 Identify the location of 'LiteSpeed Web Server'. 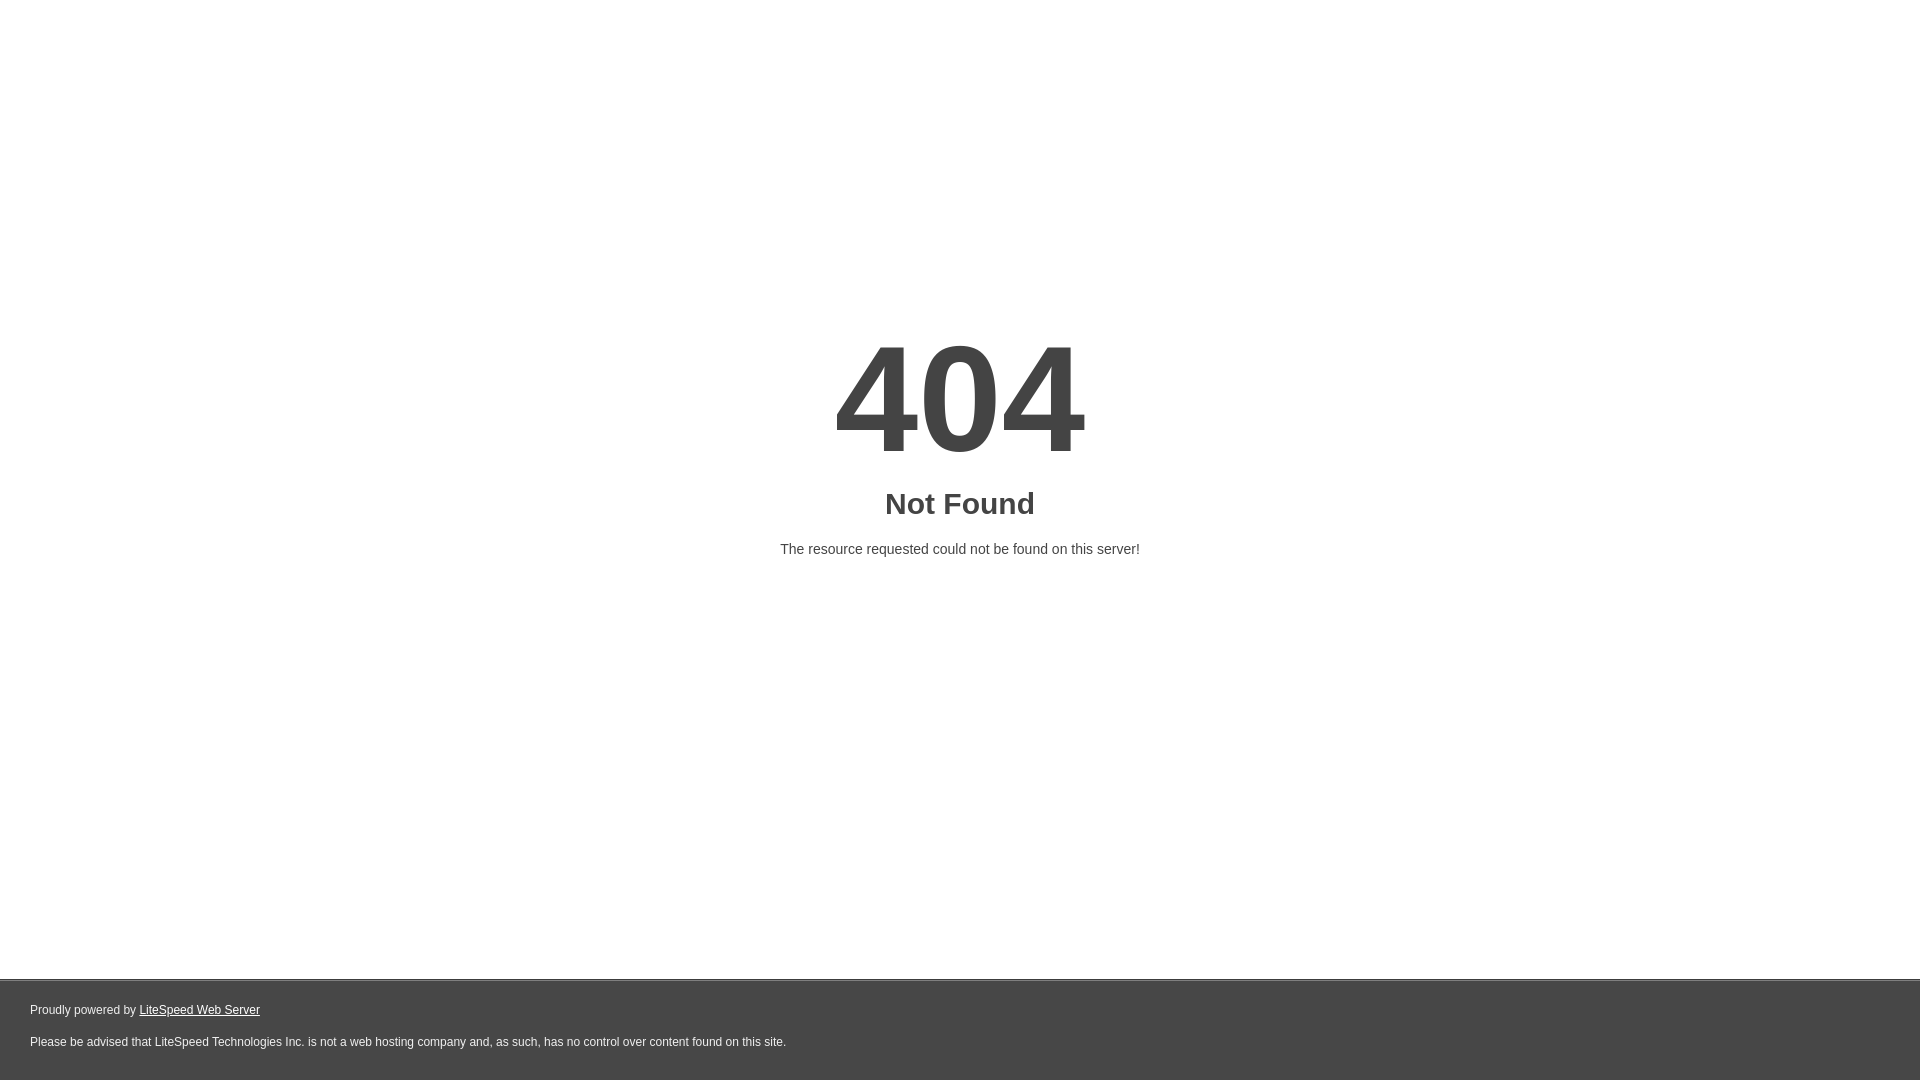
(199, 1010).